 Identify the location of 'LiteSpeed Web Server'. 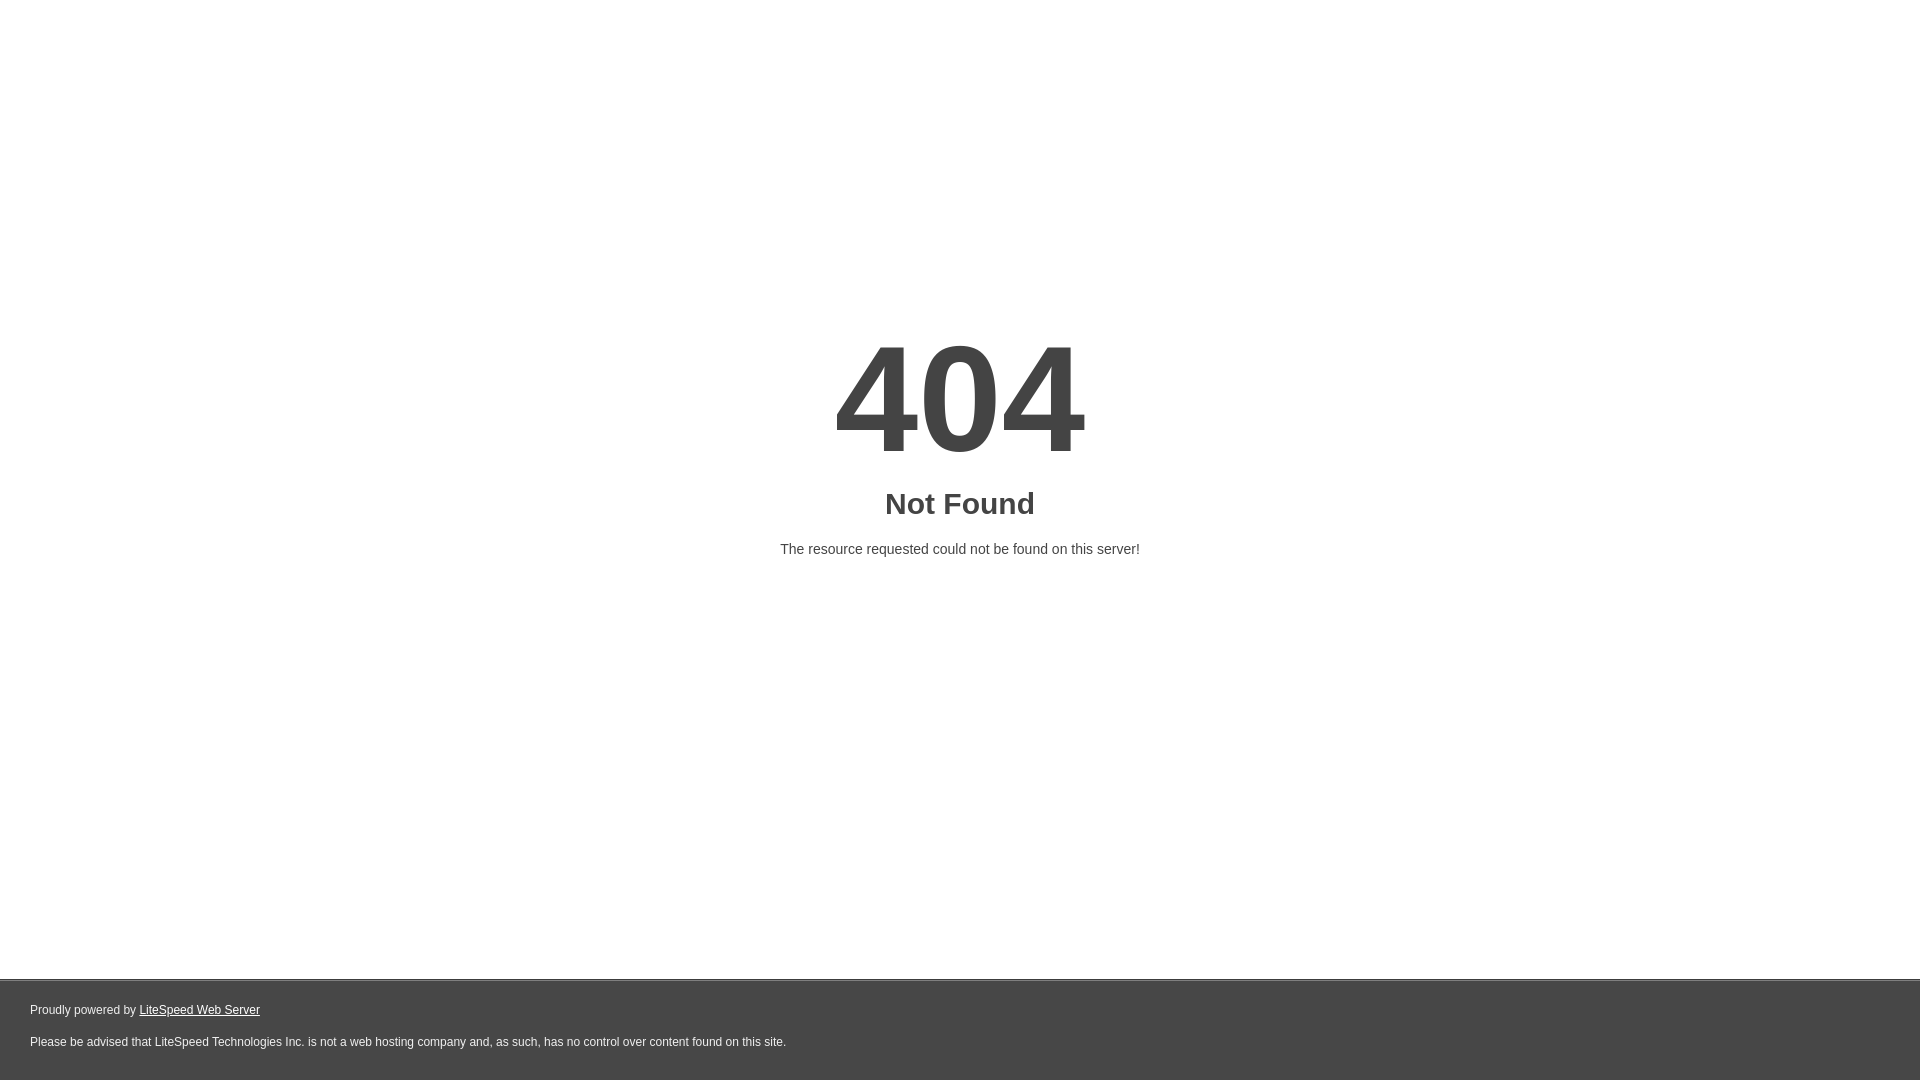
(199, 1010).